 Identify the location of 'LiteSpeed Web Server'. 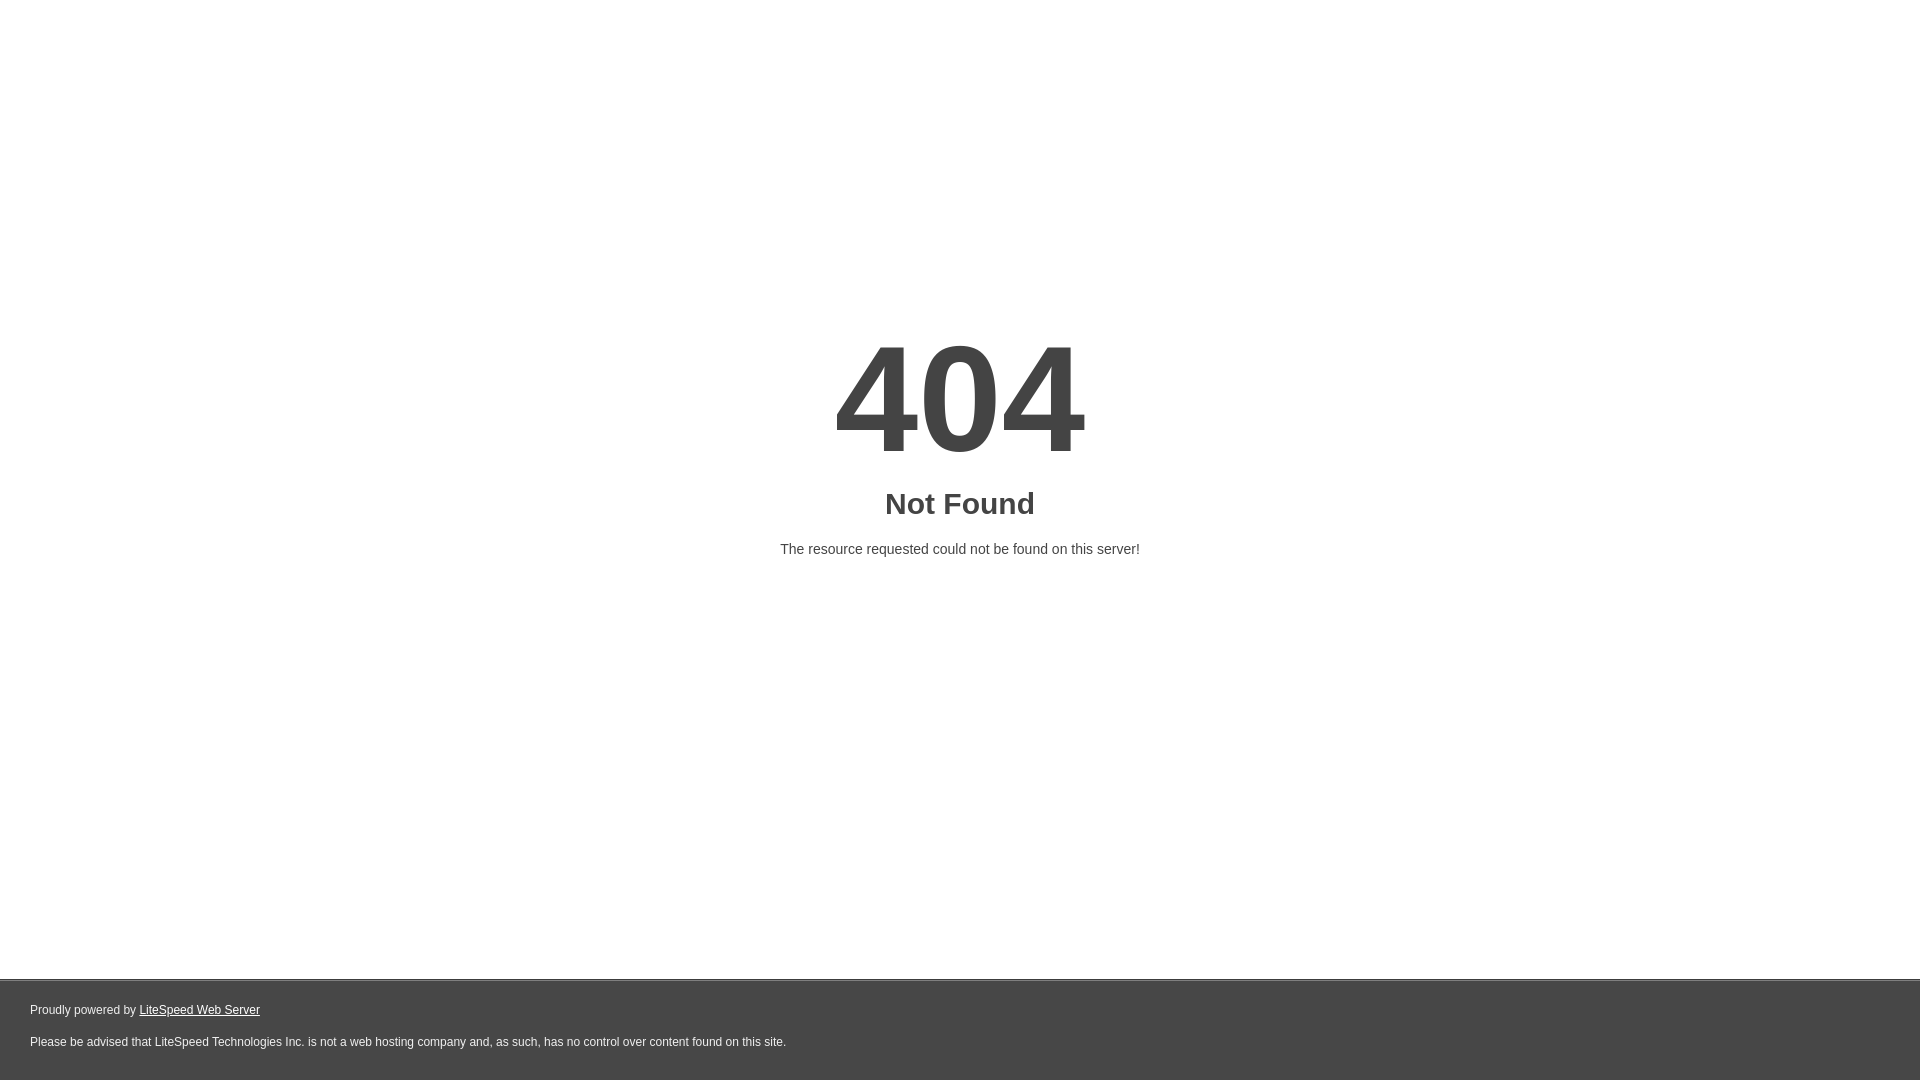
(199, 1010).